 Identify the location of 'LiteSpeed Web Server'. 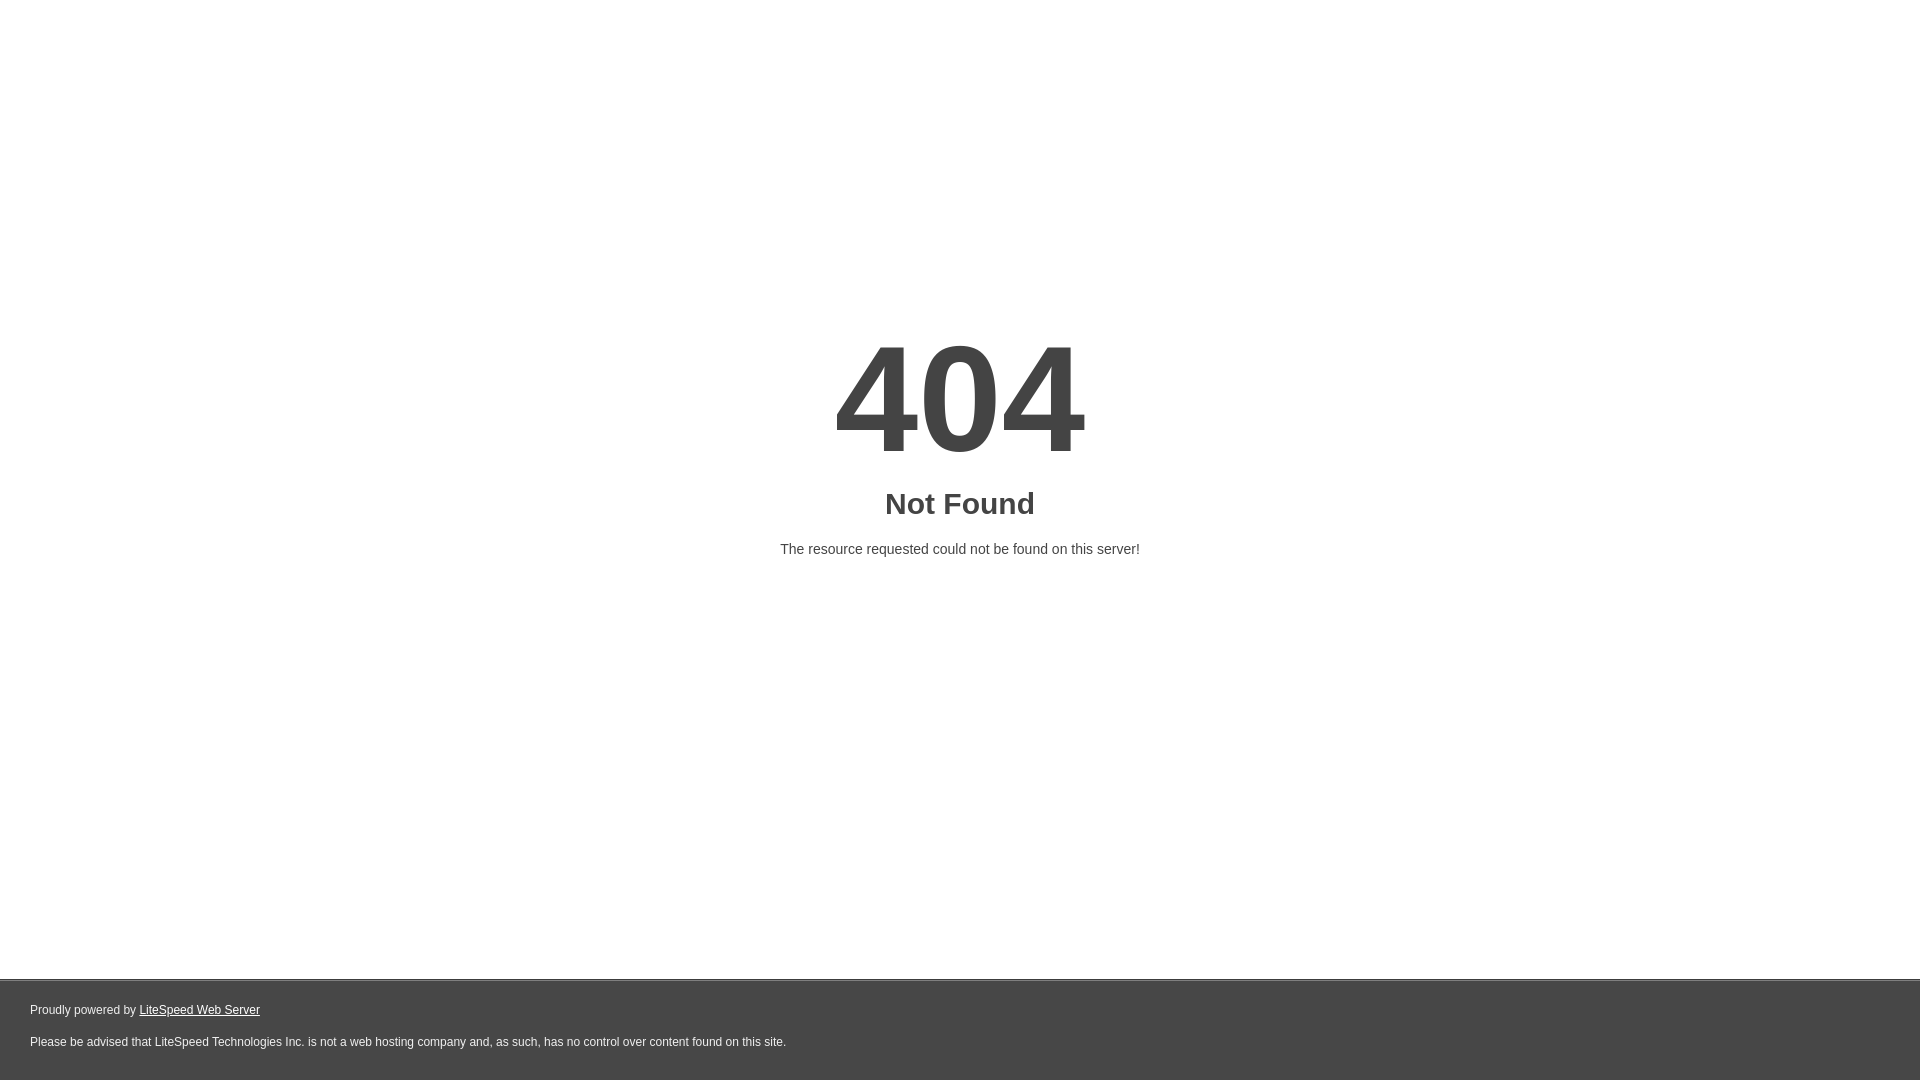
(199, 1010).